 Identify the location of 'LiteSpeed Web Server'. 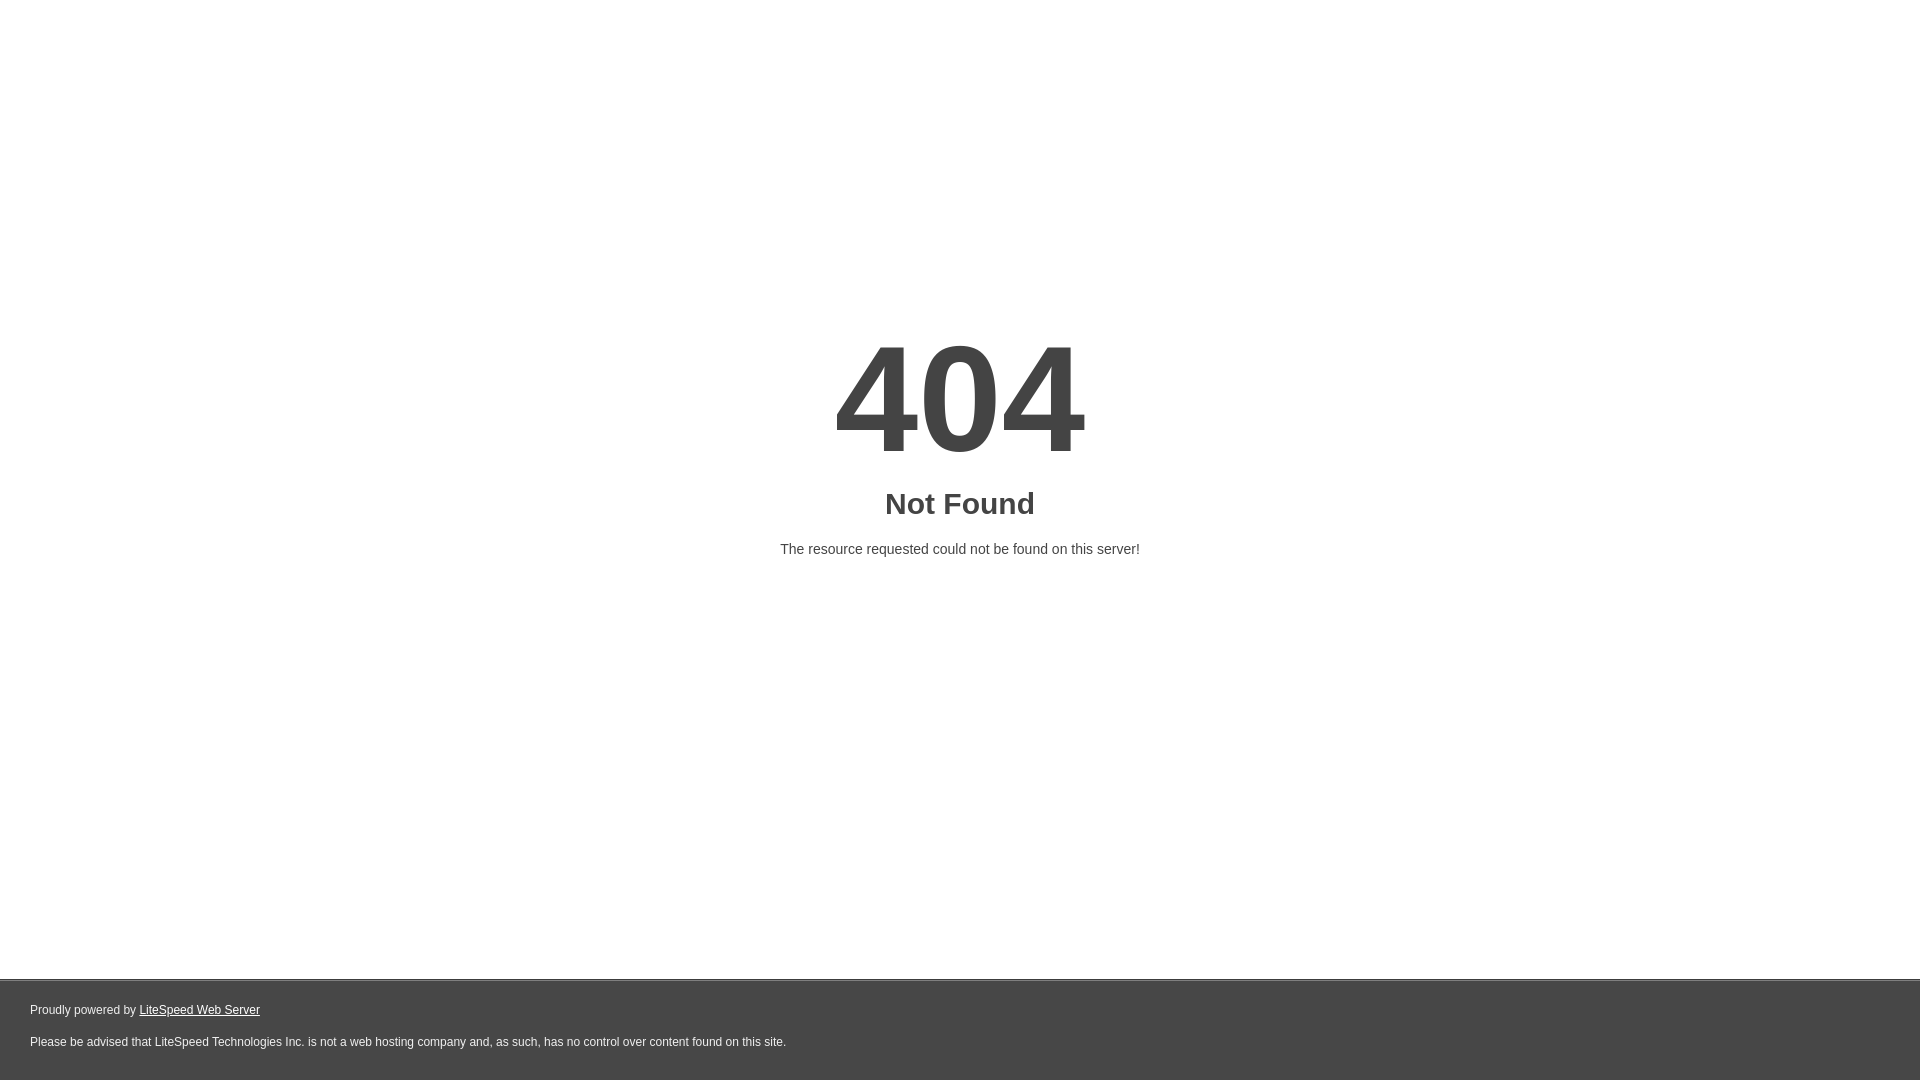
(199, 1010).